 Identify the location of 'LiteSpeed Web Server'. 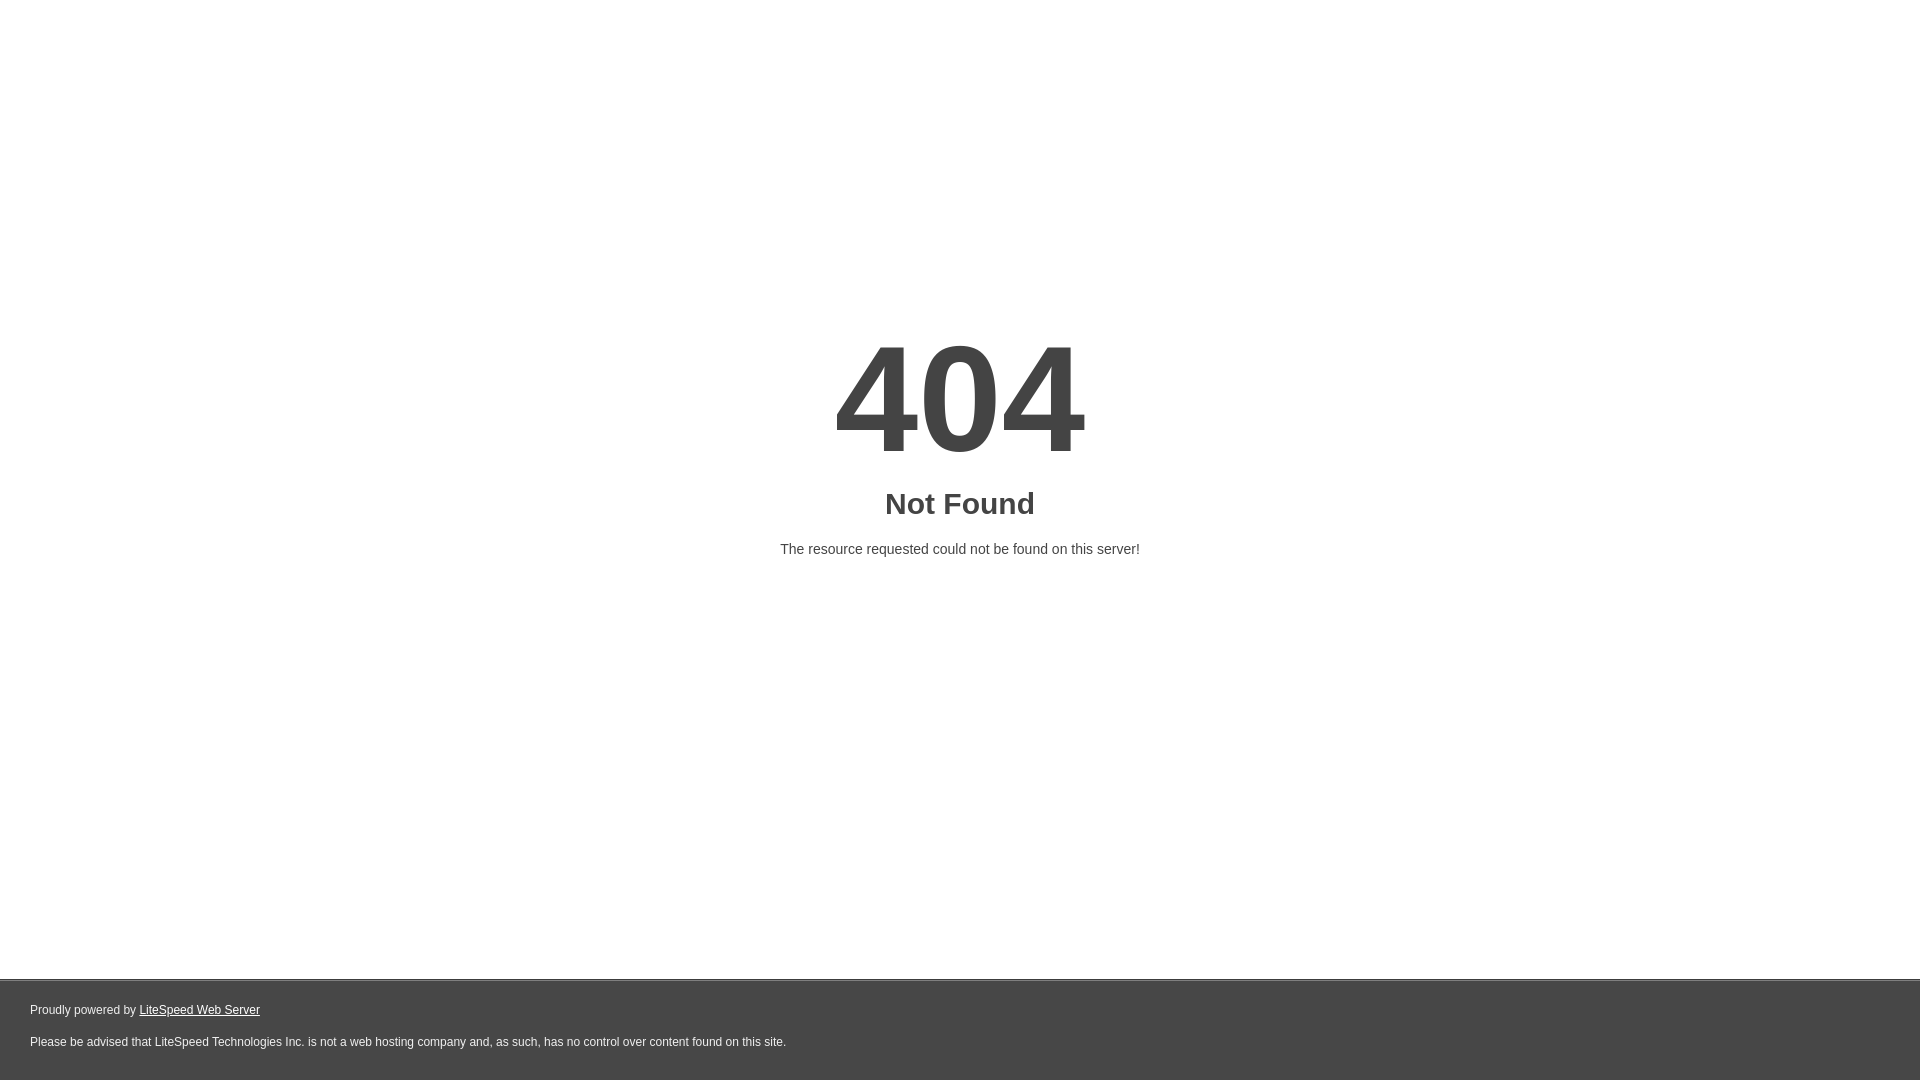
(199, 1010).